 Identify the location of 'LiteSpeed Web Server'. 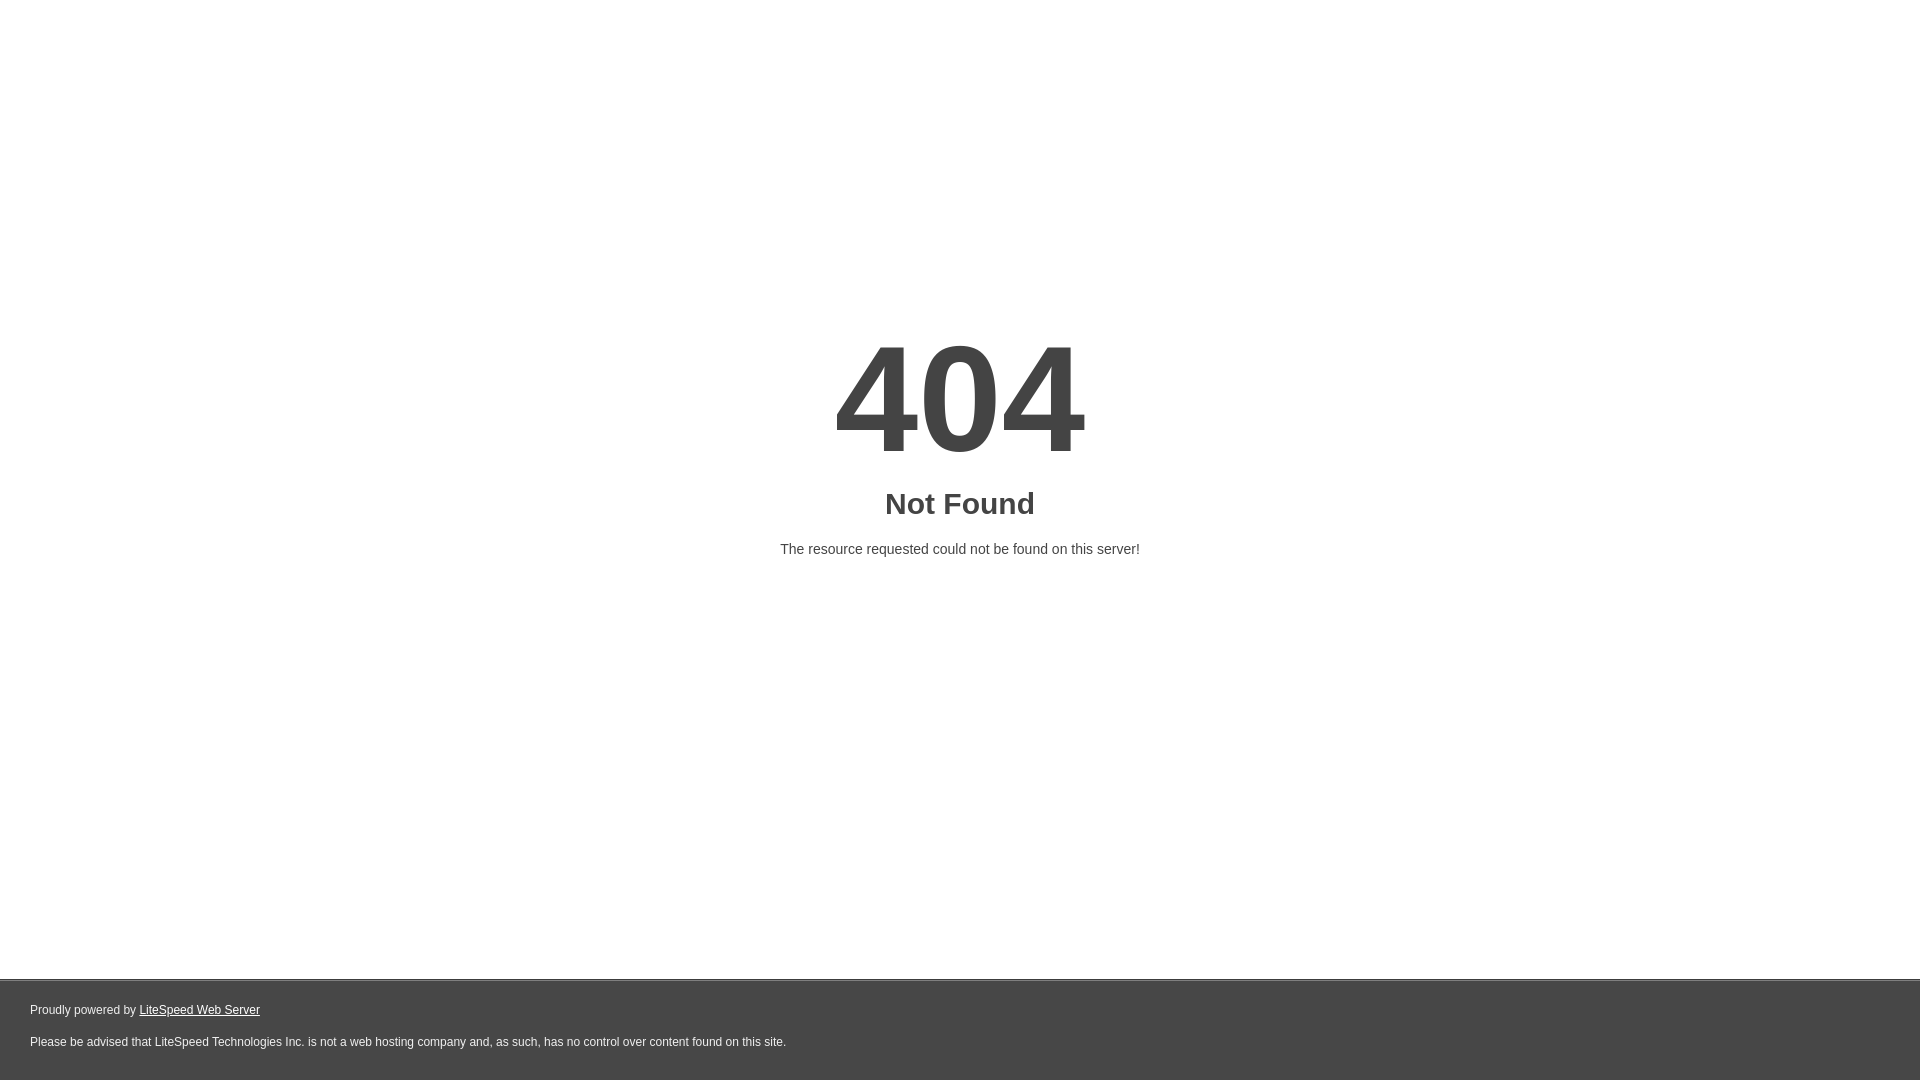
(199, 1010).